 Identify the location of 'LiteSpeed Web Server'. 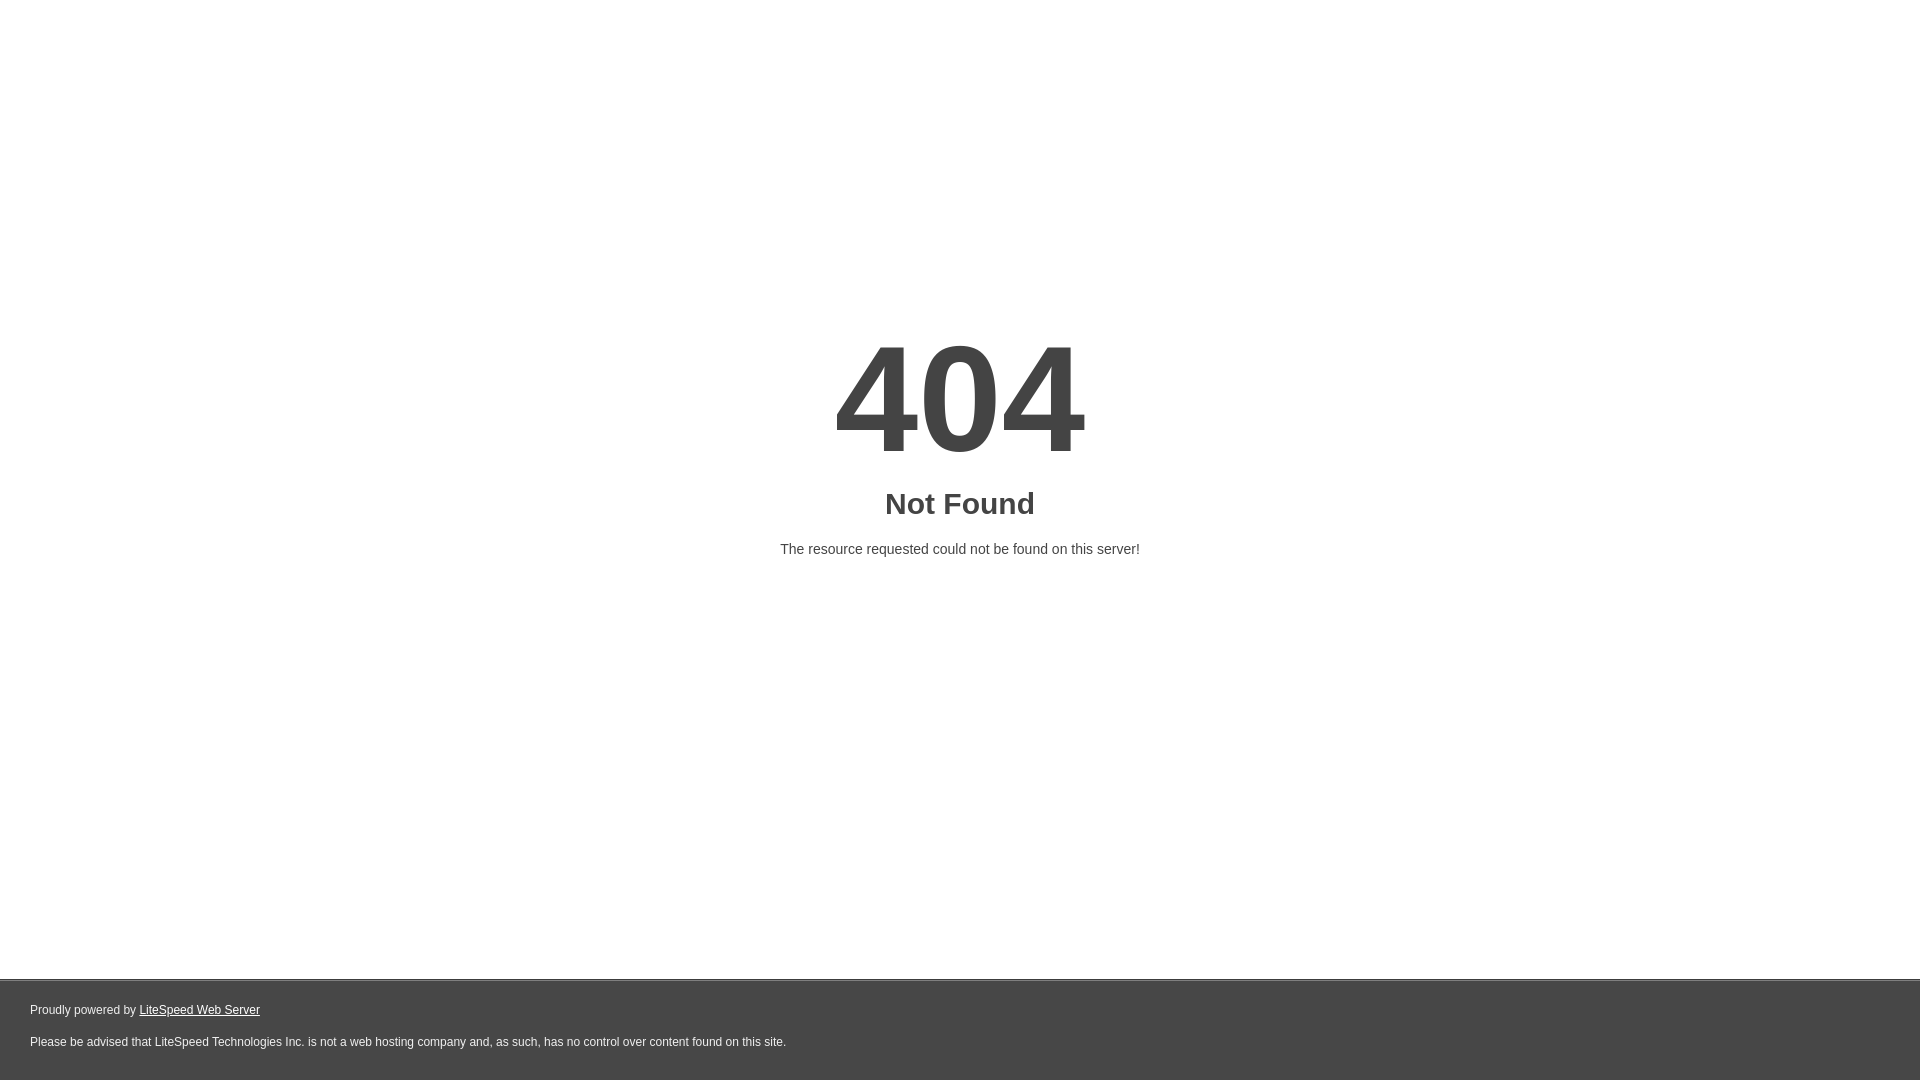
(199, 1010).